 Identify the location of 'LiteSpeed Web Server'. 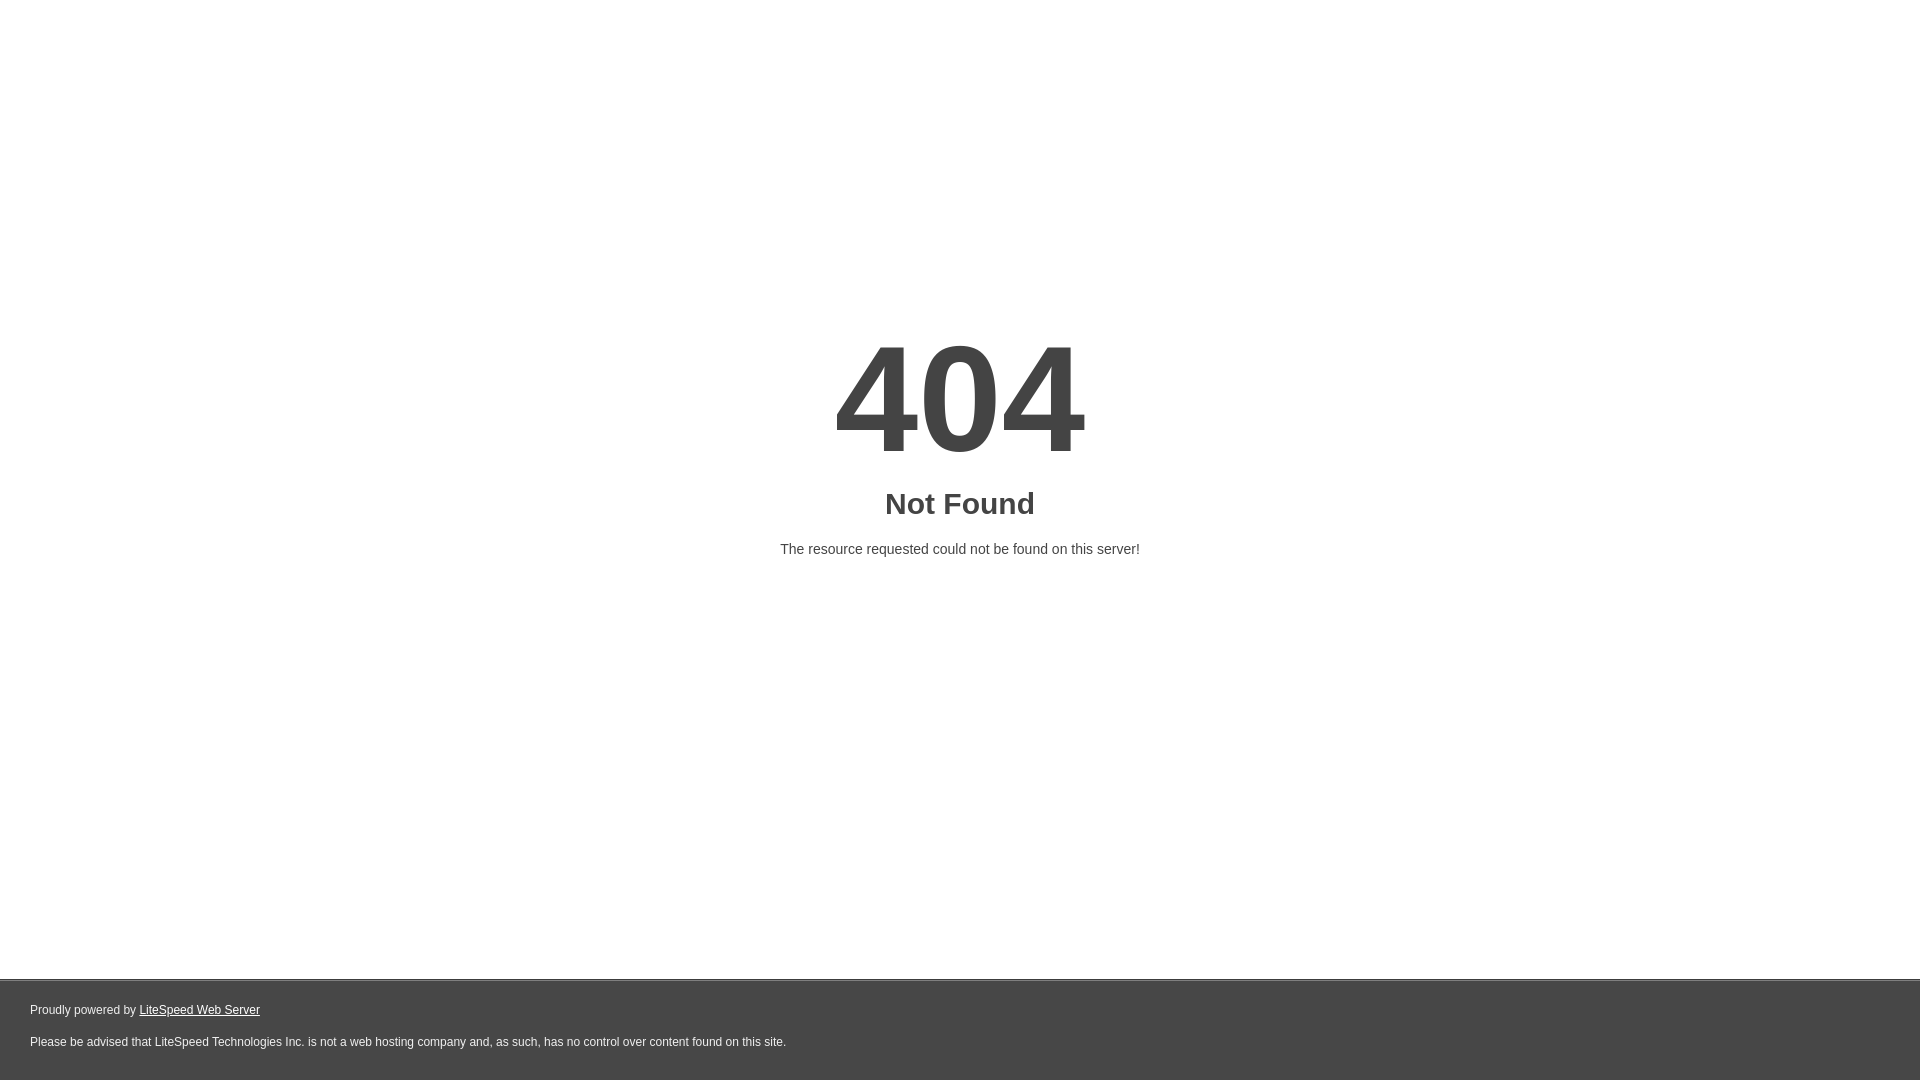
(199, 1010).